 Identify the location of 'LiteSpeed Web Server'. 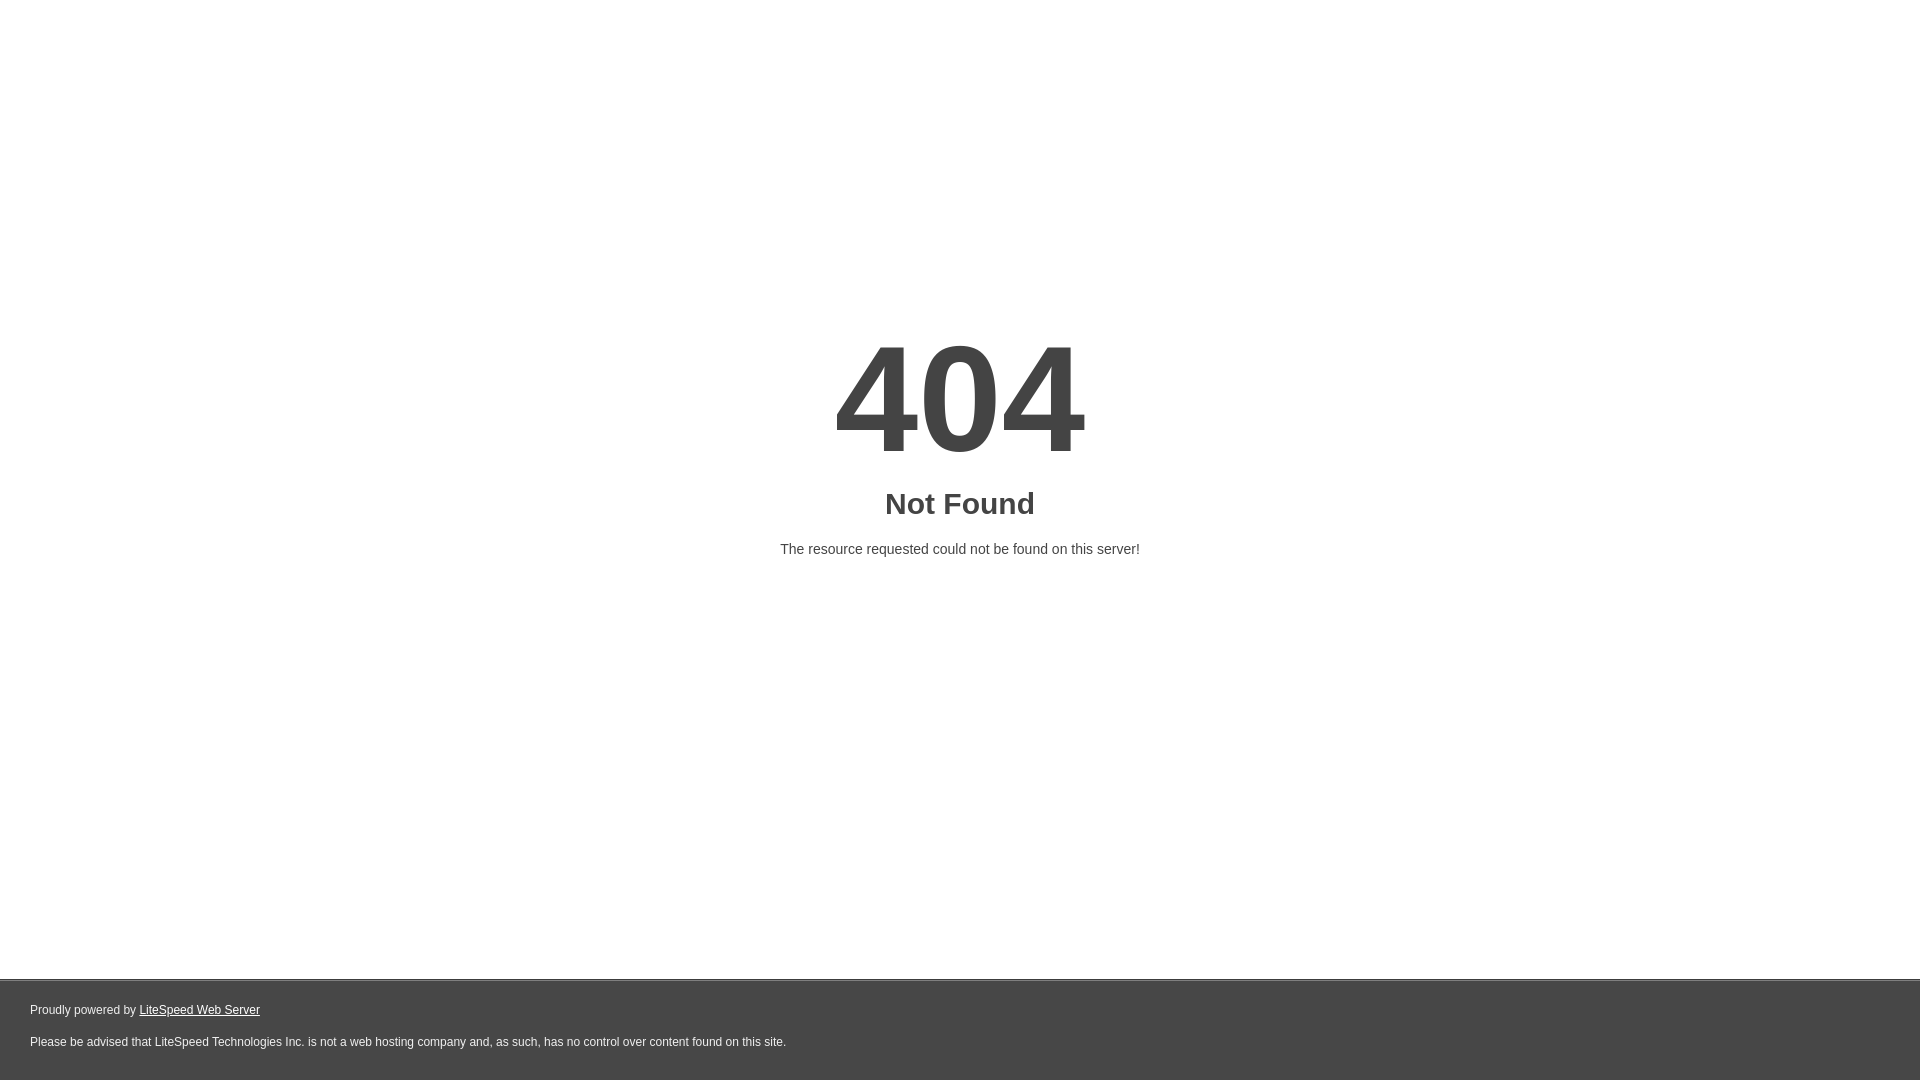
(199, 1010).